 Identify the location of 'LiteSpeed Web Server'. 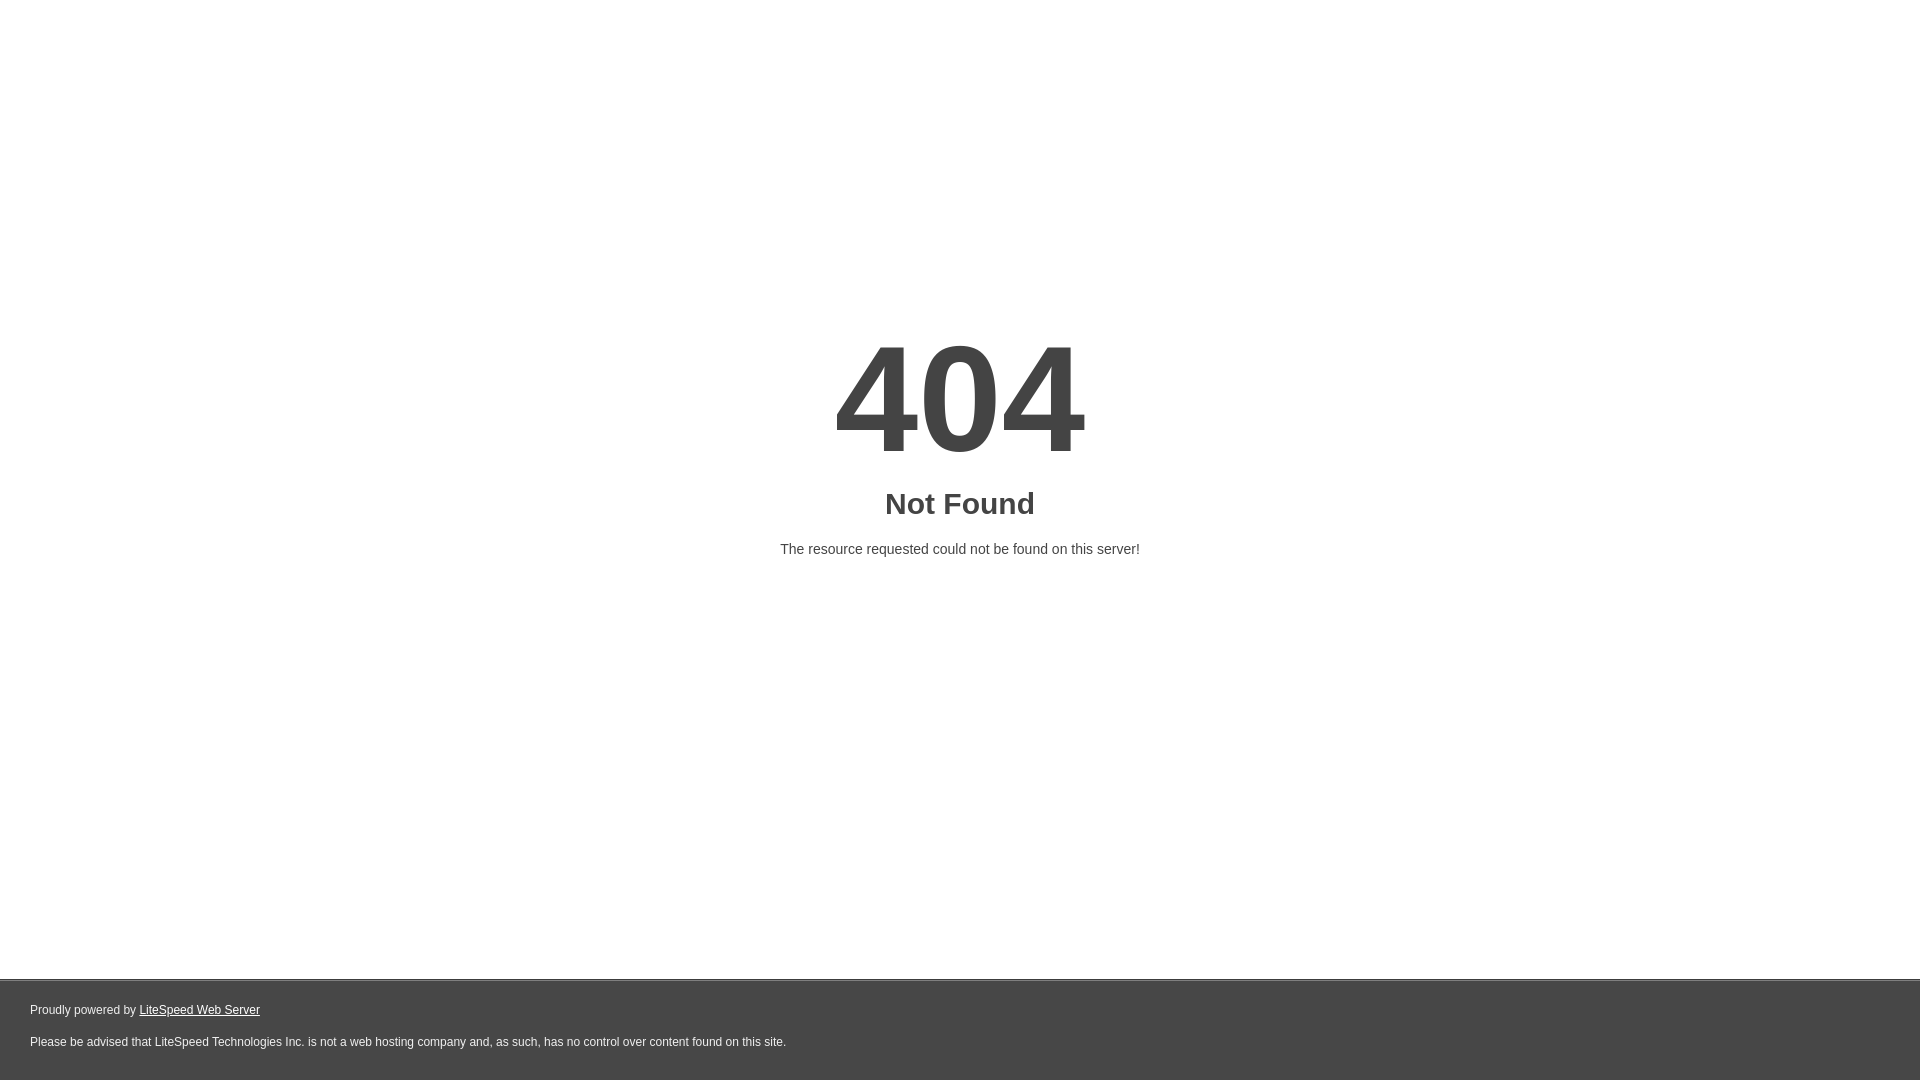
(199, 1010).